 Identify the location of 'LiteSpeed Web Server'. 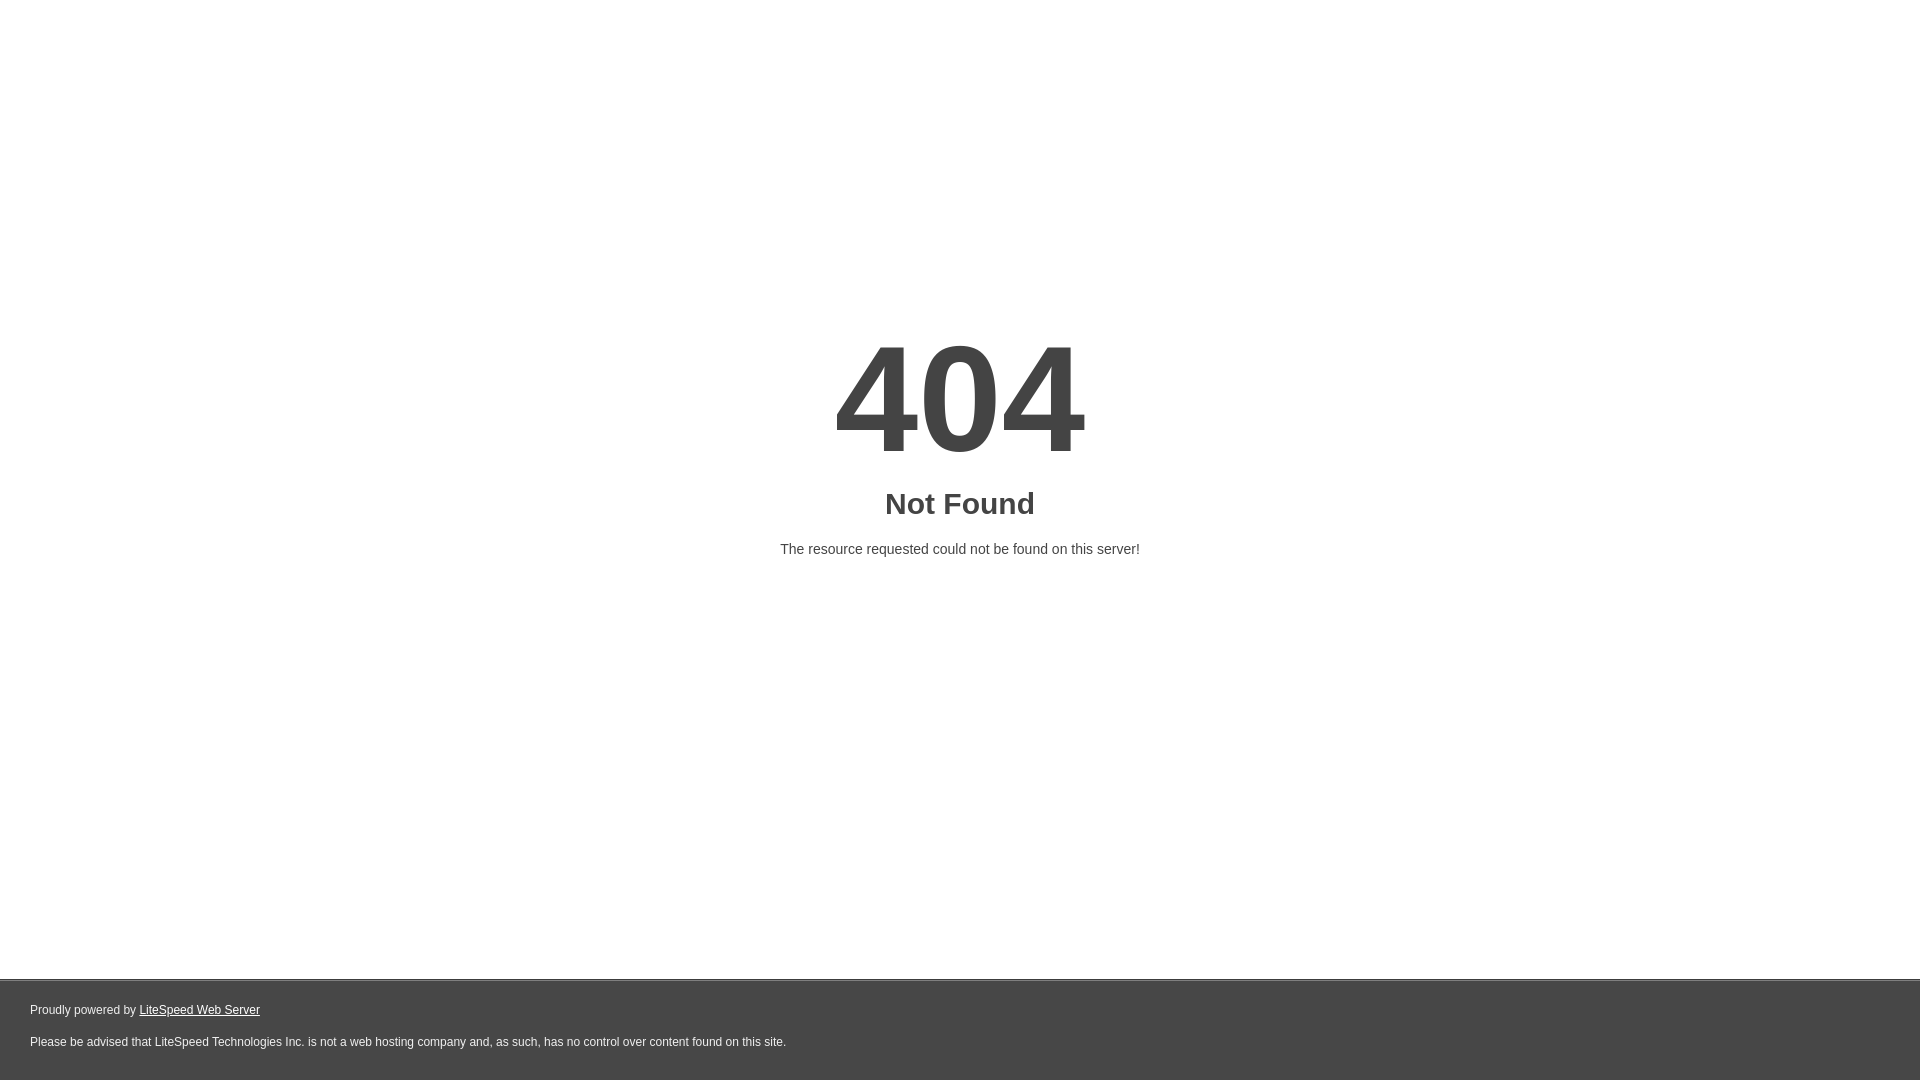
(199, 1010).